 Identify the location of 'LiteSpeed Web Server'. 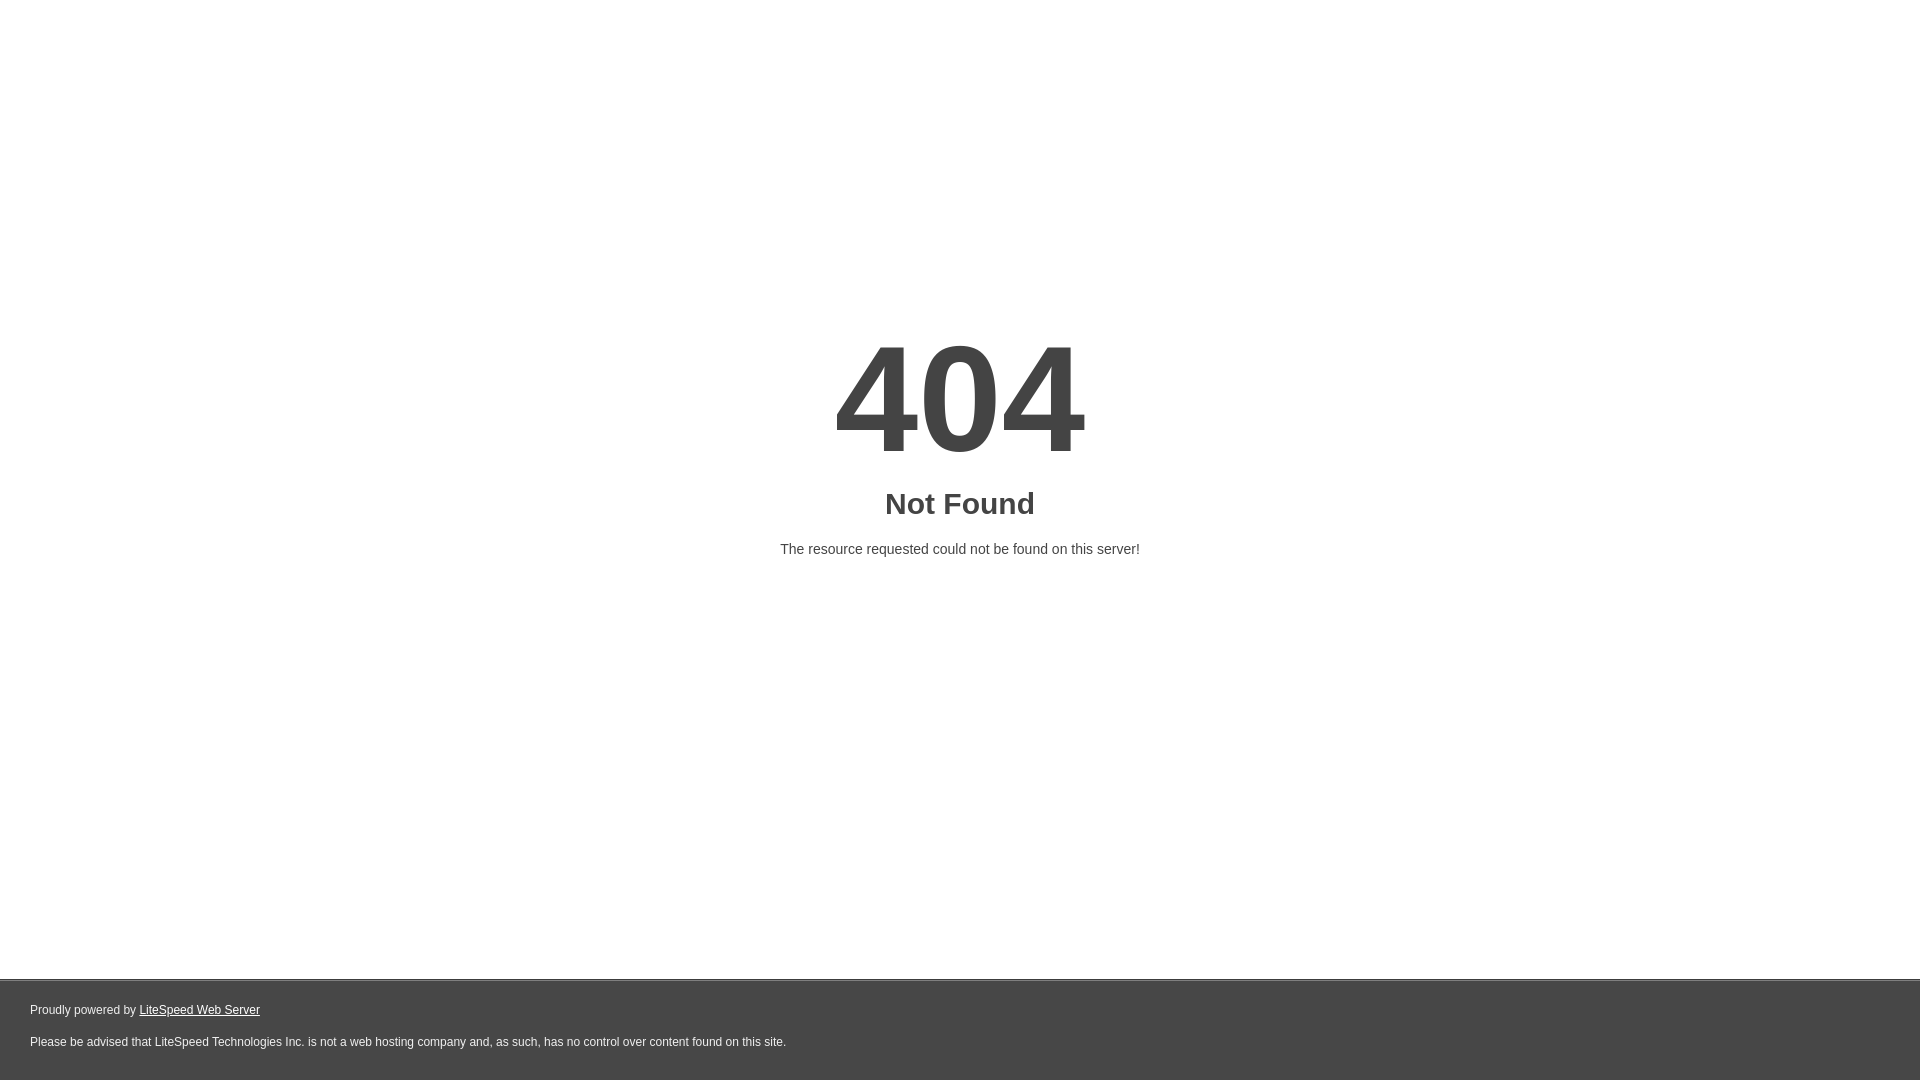
(199, 1010).